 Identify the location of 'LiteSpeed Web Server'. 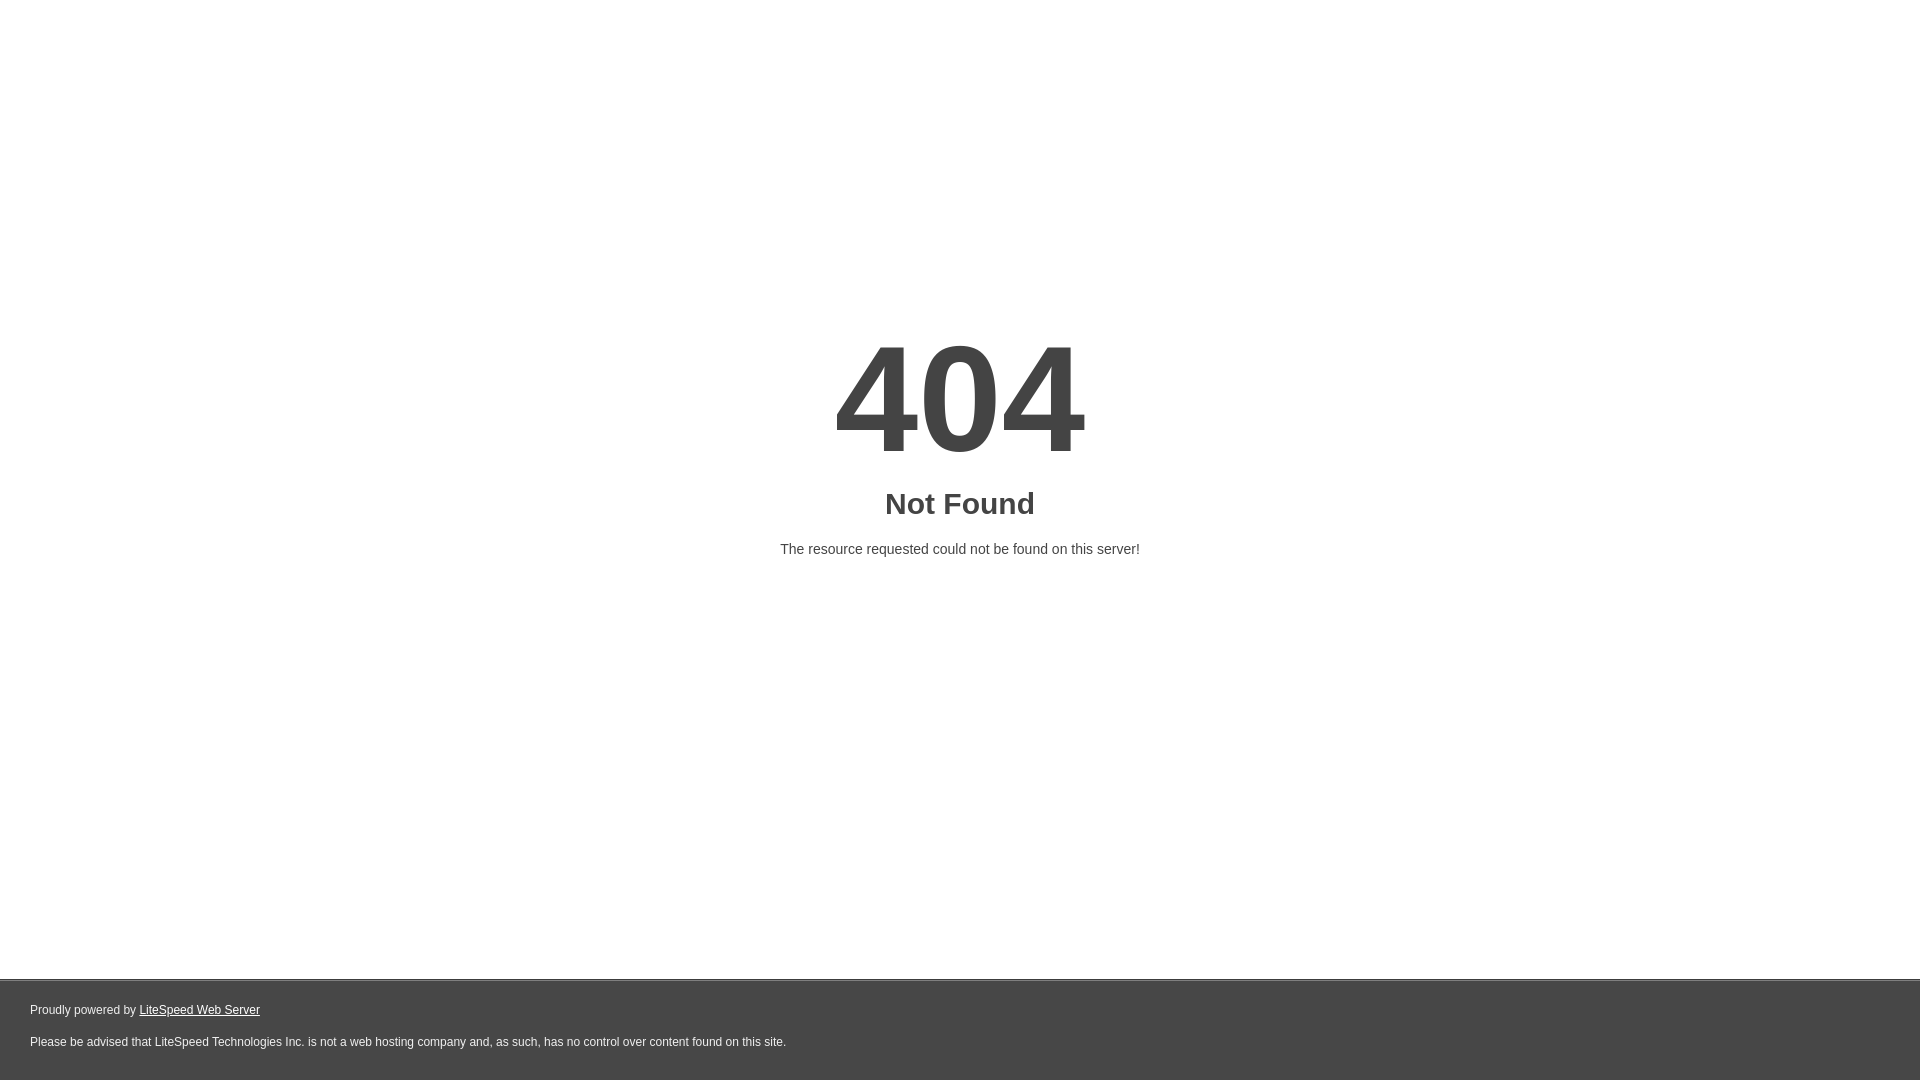
(199, 1010).